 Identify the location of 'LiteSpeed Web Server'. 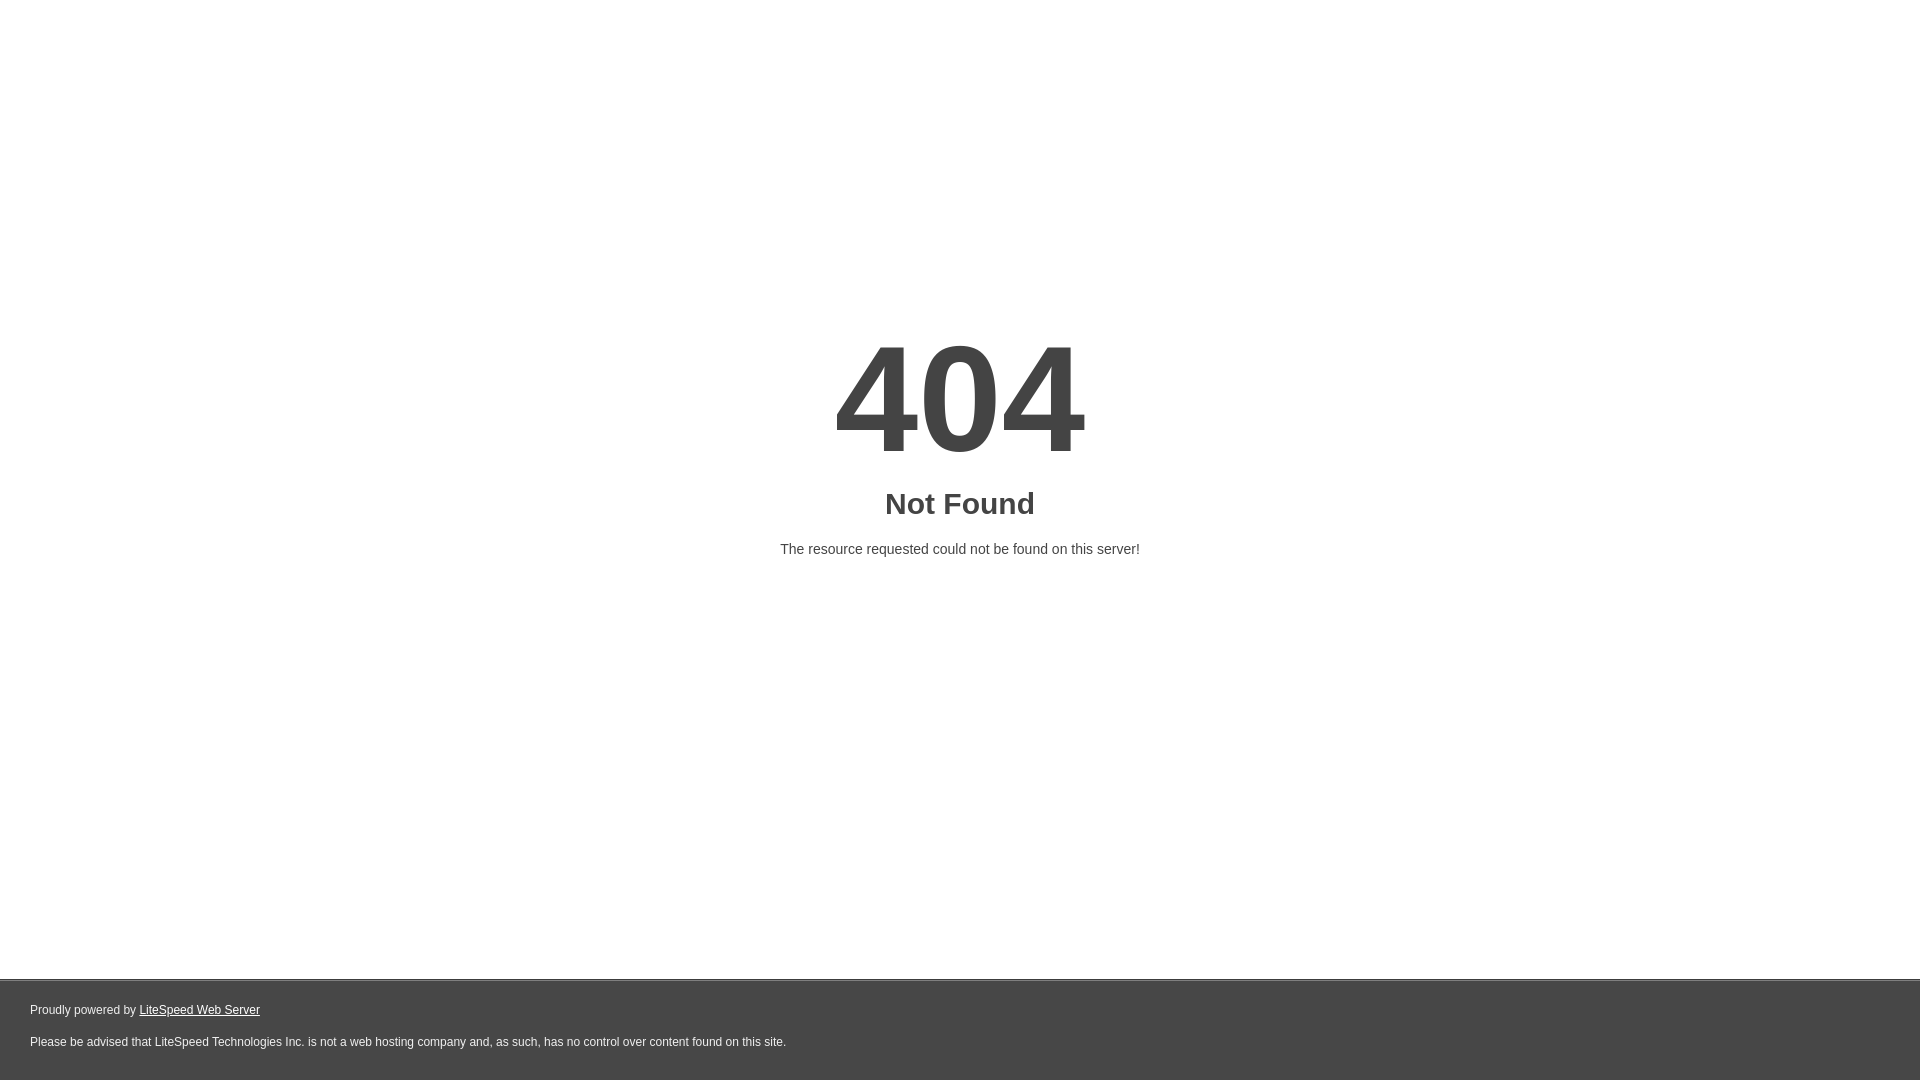
(199, 1010).